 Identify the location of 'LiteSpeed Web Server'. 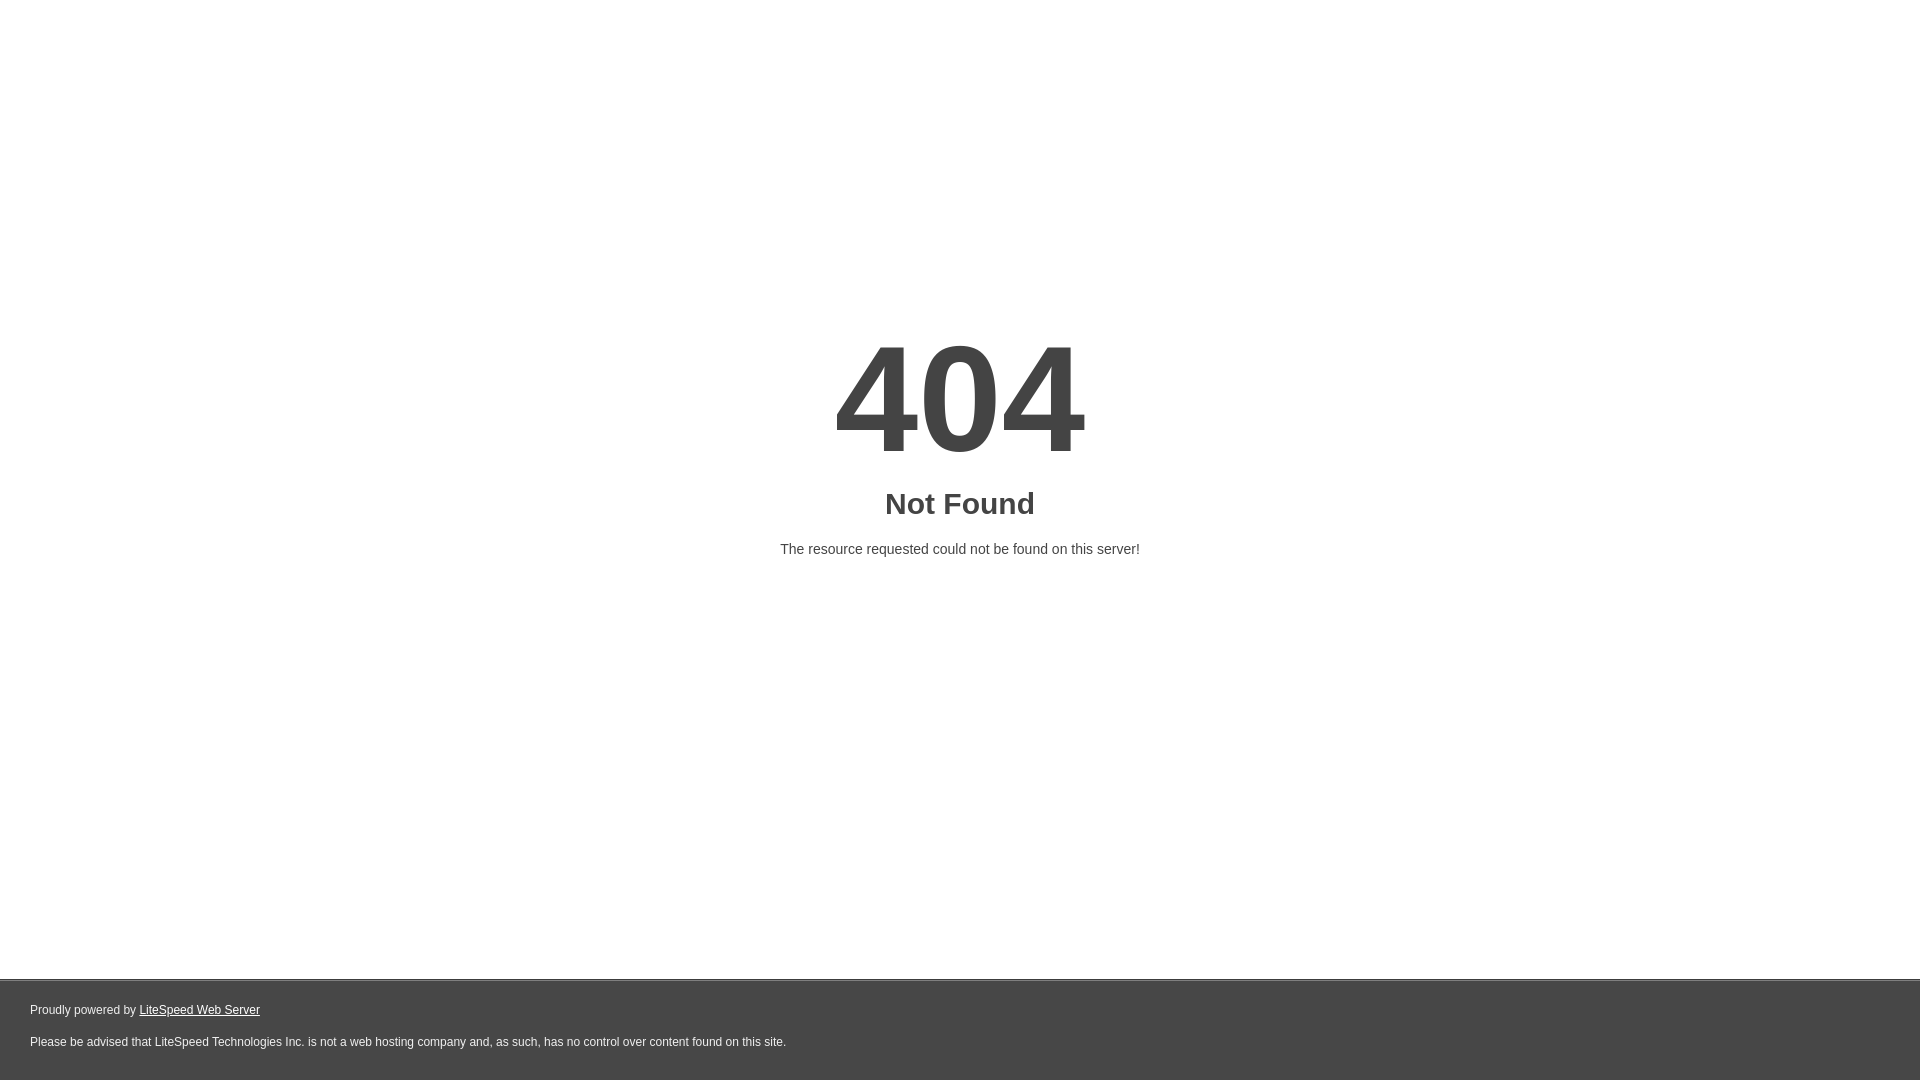
(199, 1010).